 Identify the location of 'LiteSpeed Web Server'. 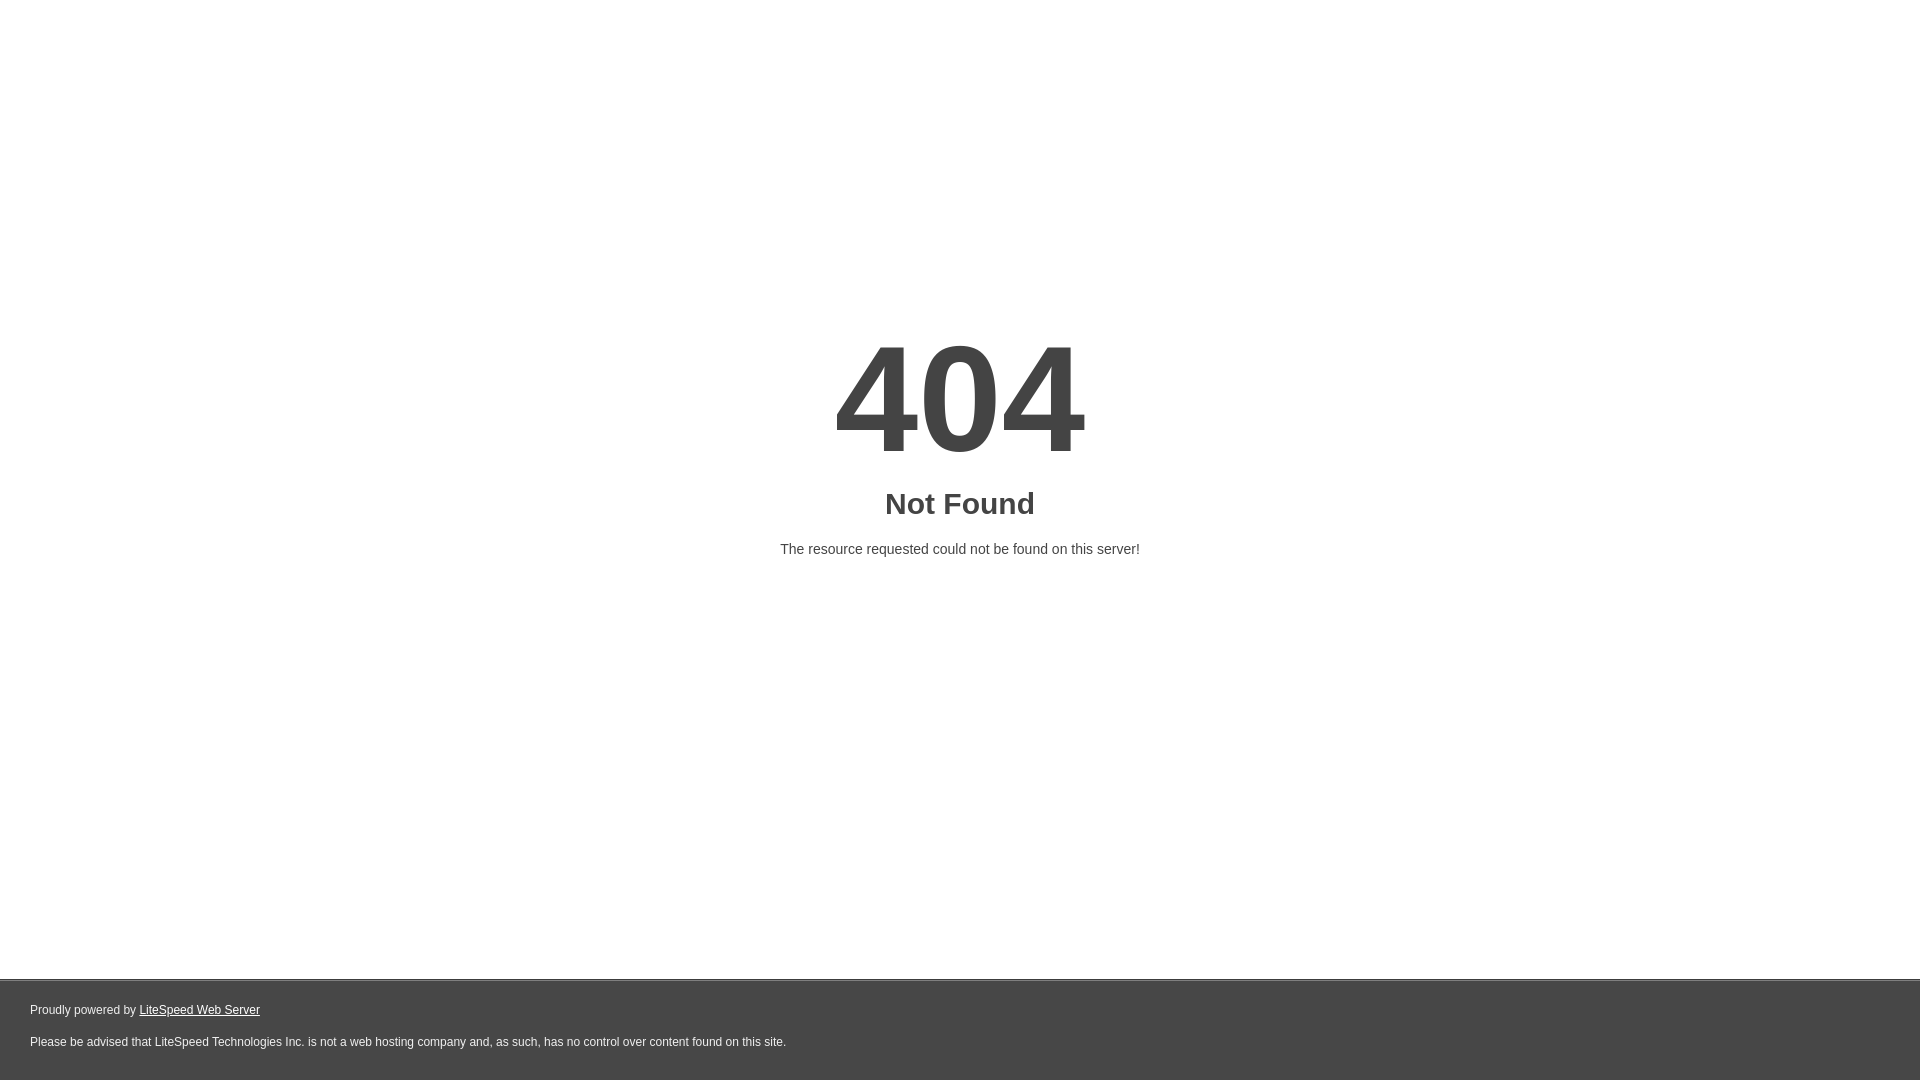
(199, 1010).